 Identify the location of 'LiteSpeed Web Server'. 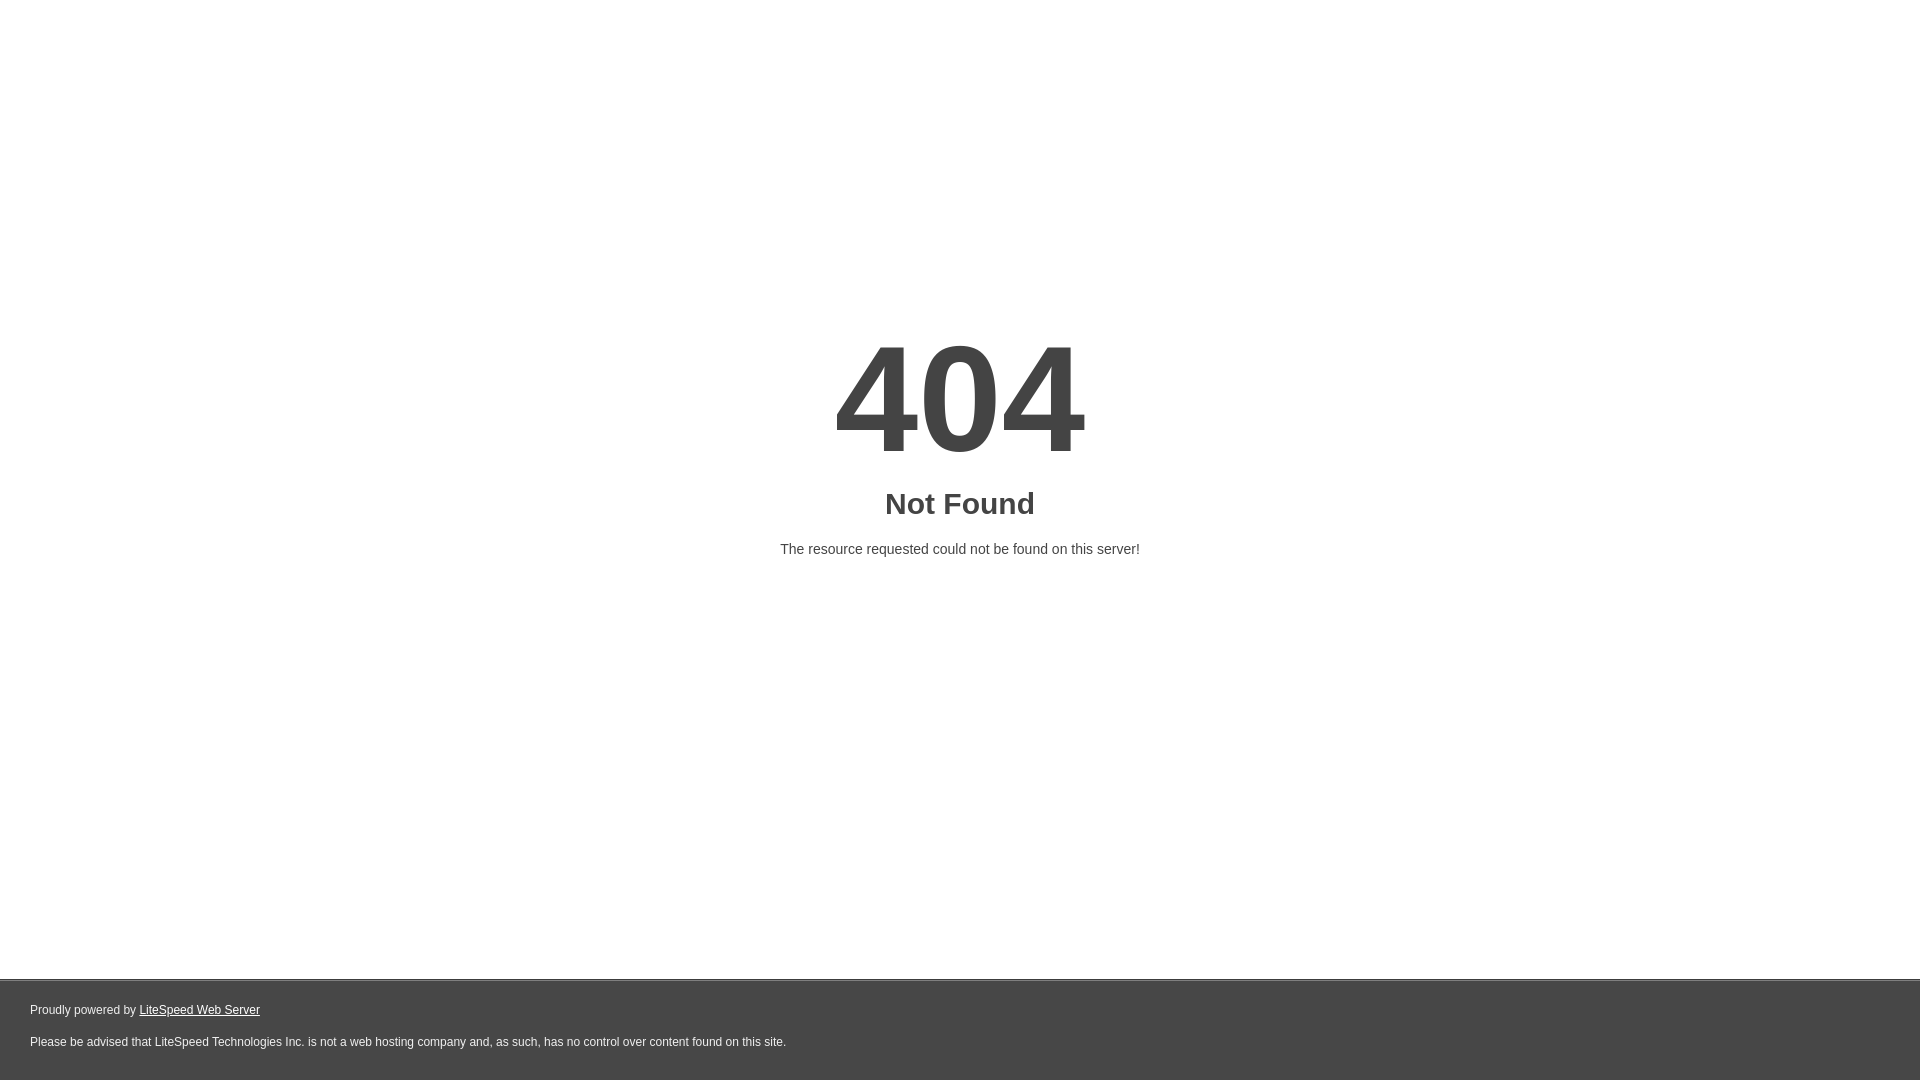
(199, 1010).